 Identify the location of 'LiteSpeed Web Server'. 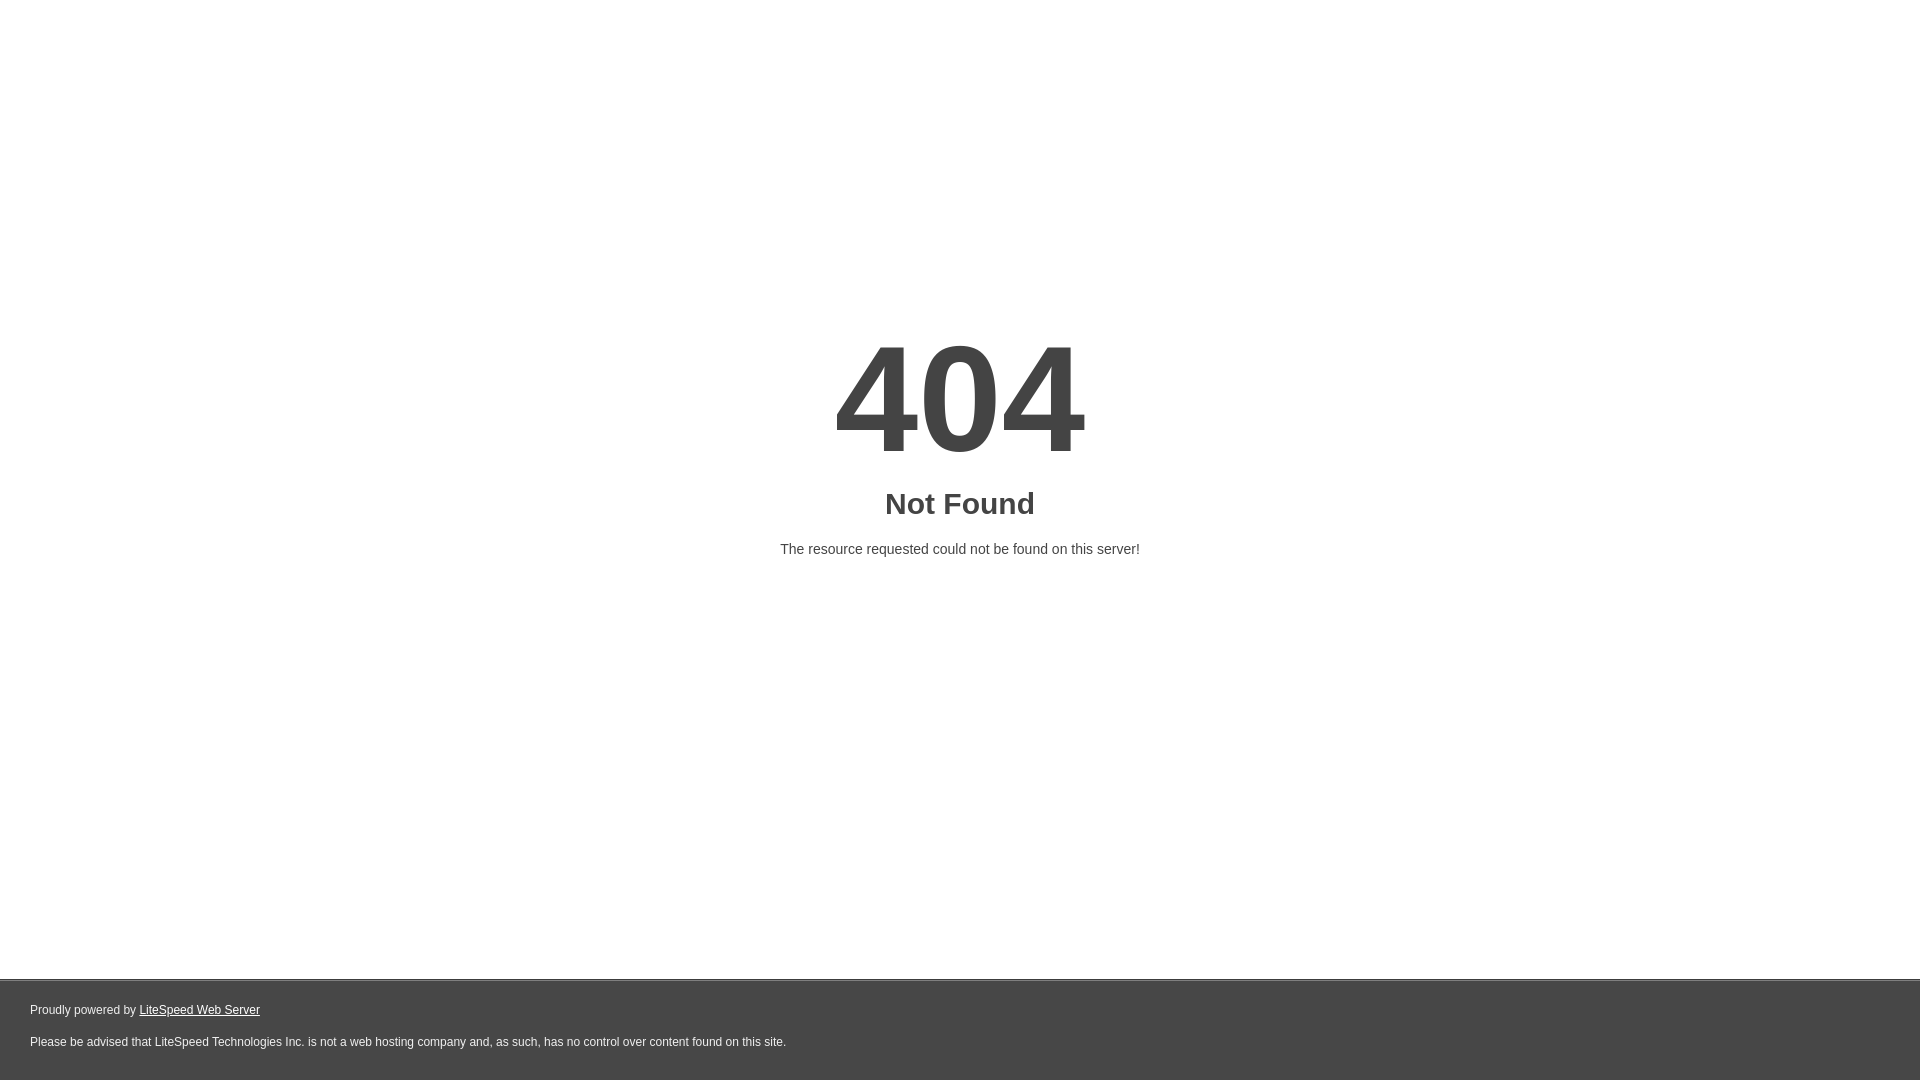
(199, 1010).